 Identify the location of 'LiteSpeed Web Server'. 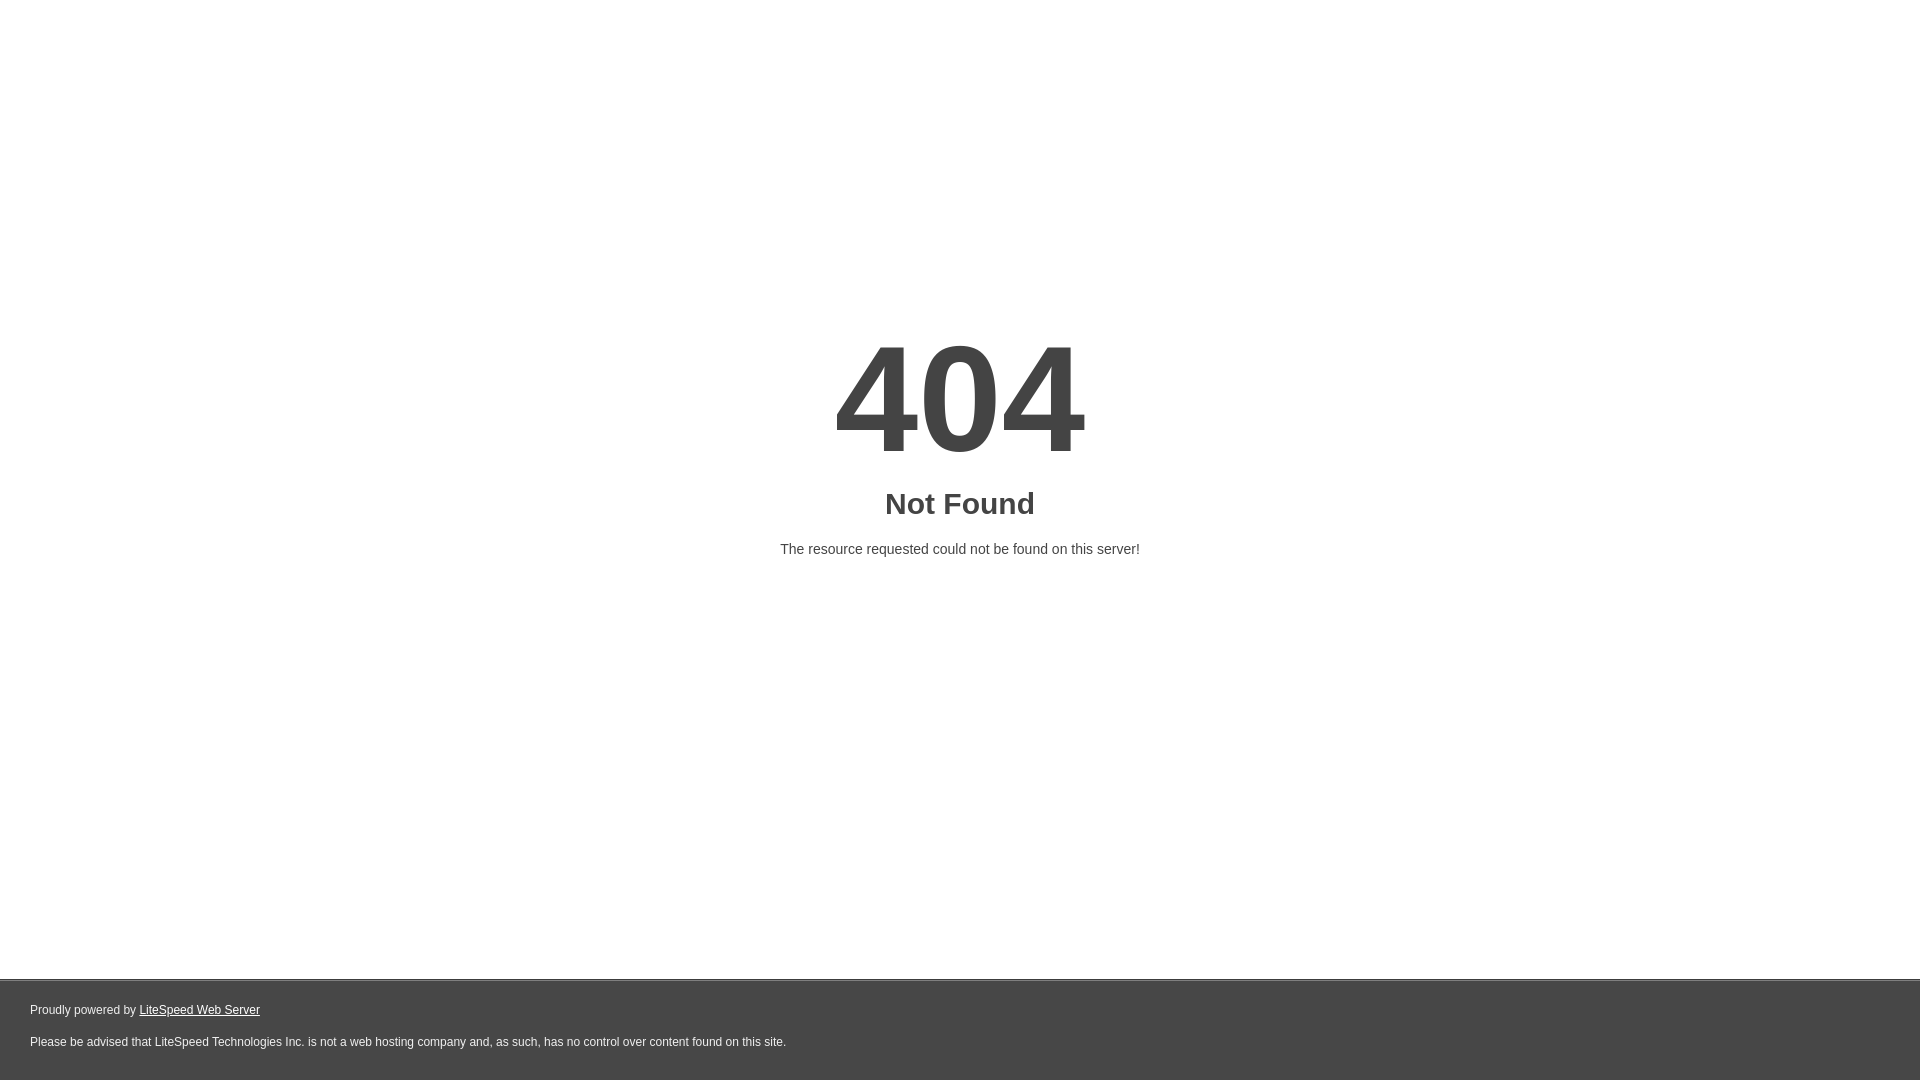
(199, 1010).